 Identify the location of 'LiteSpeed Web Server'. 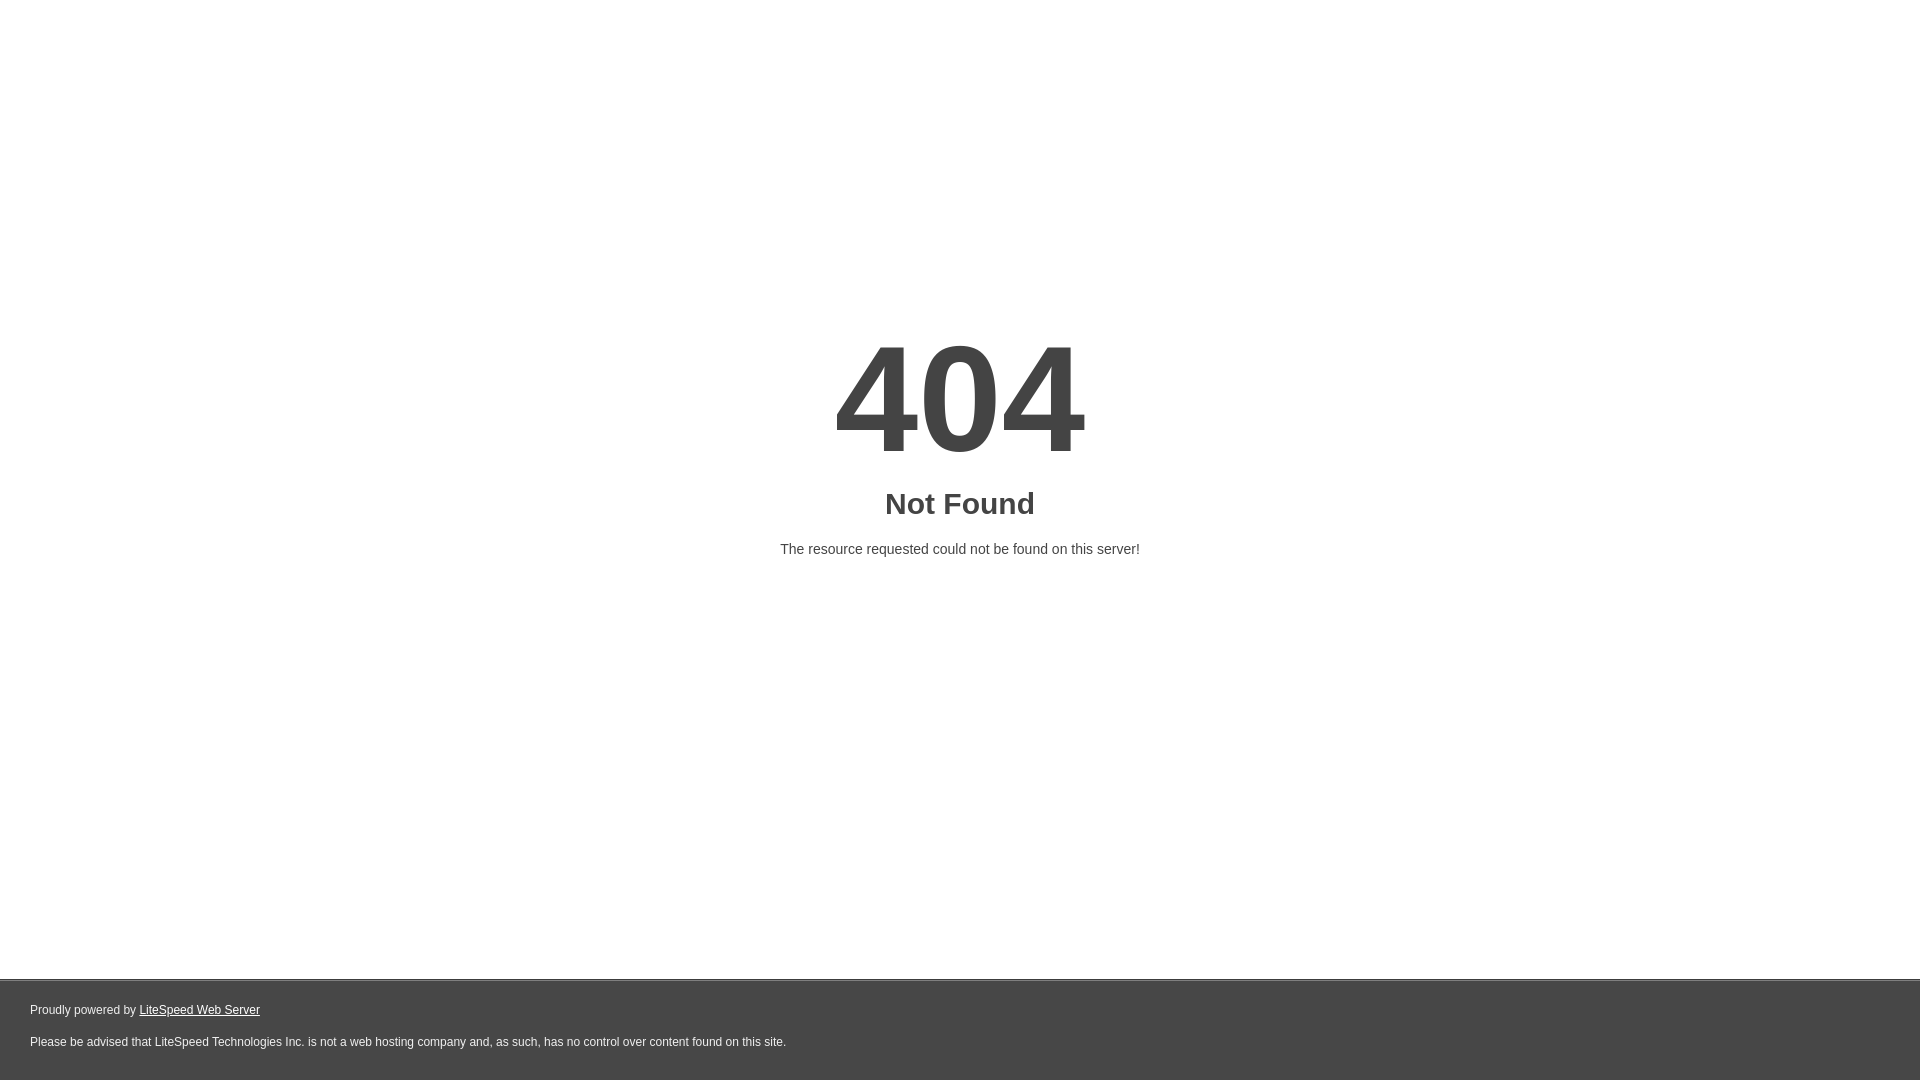
(199, 1010).